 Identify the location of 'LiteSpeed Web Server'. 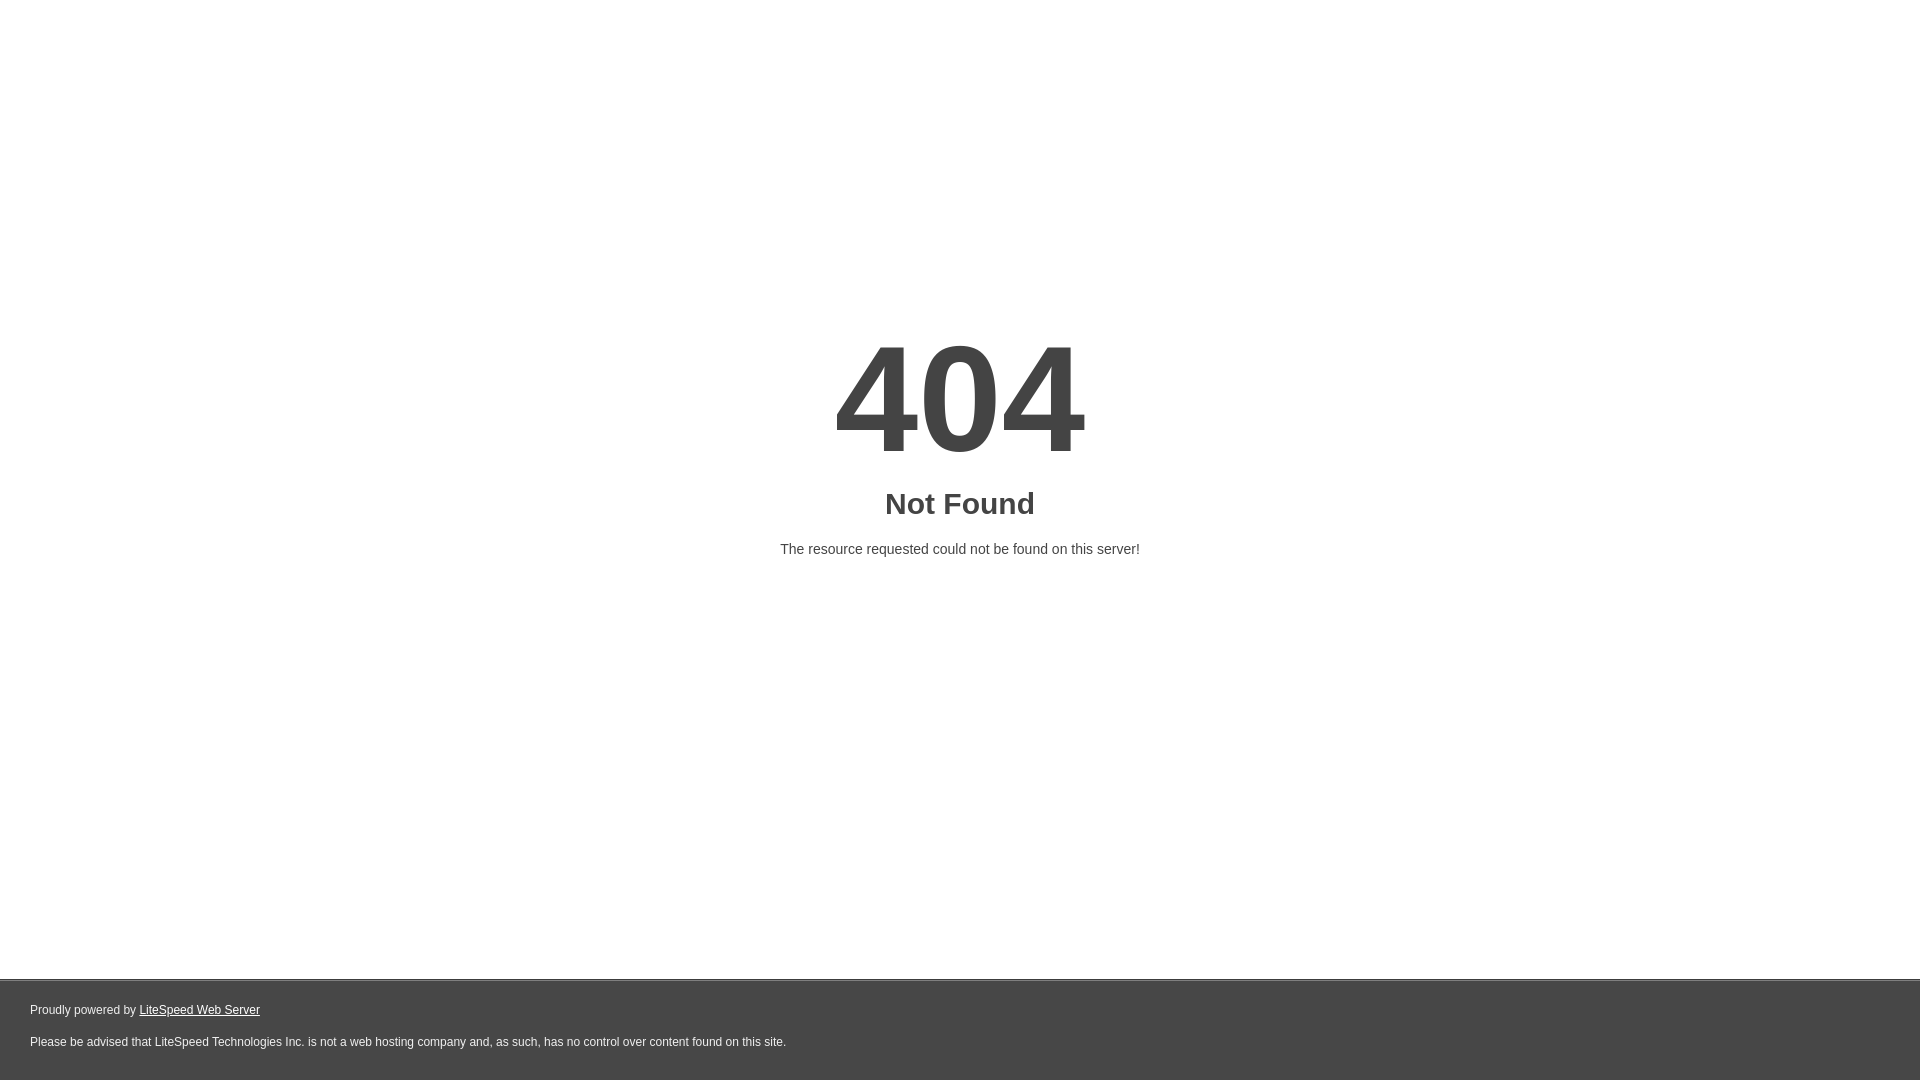
(199, 1010).